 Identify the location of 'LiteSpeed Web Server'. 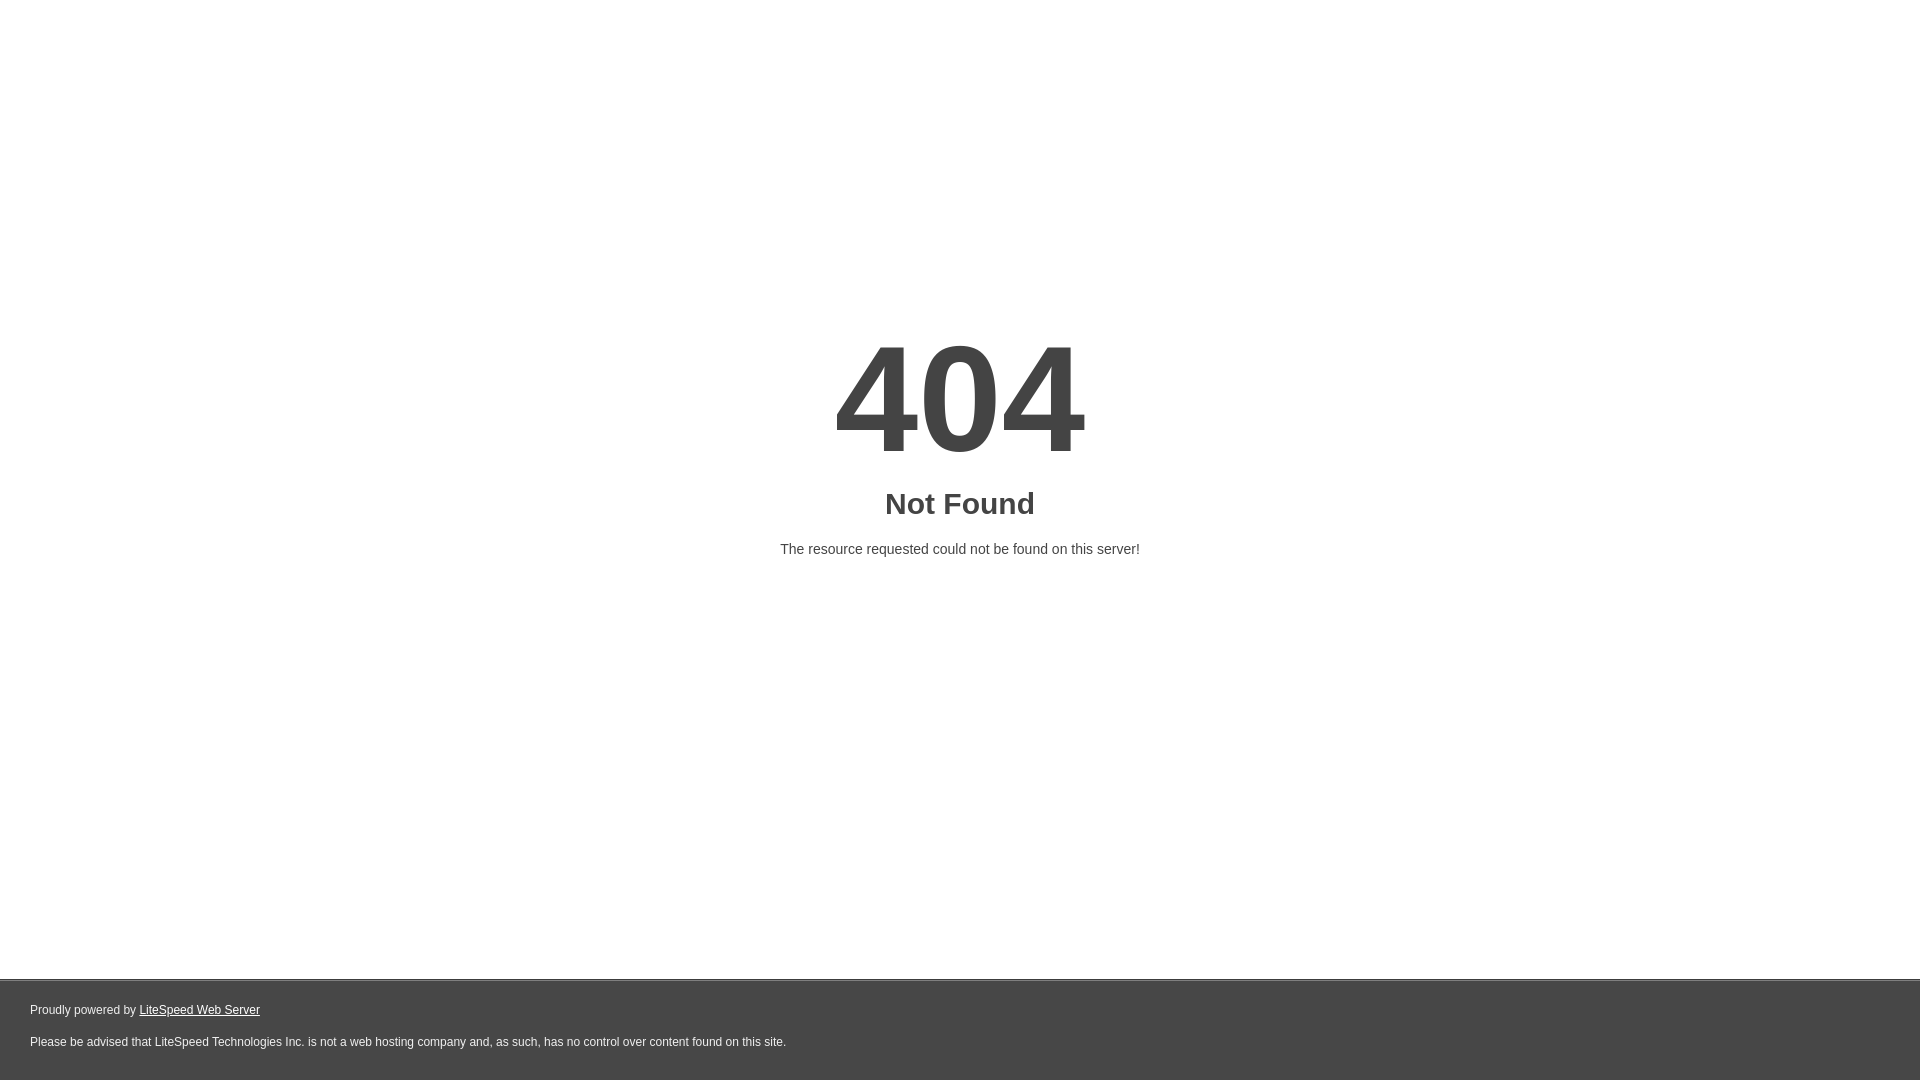
(199, 1010).